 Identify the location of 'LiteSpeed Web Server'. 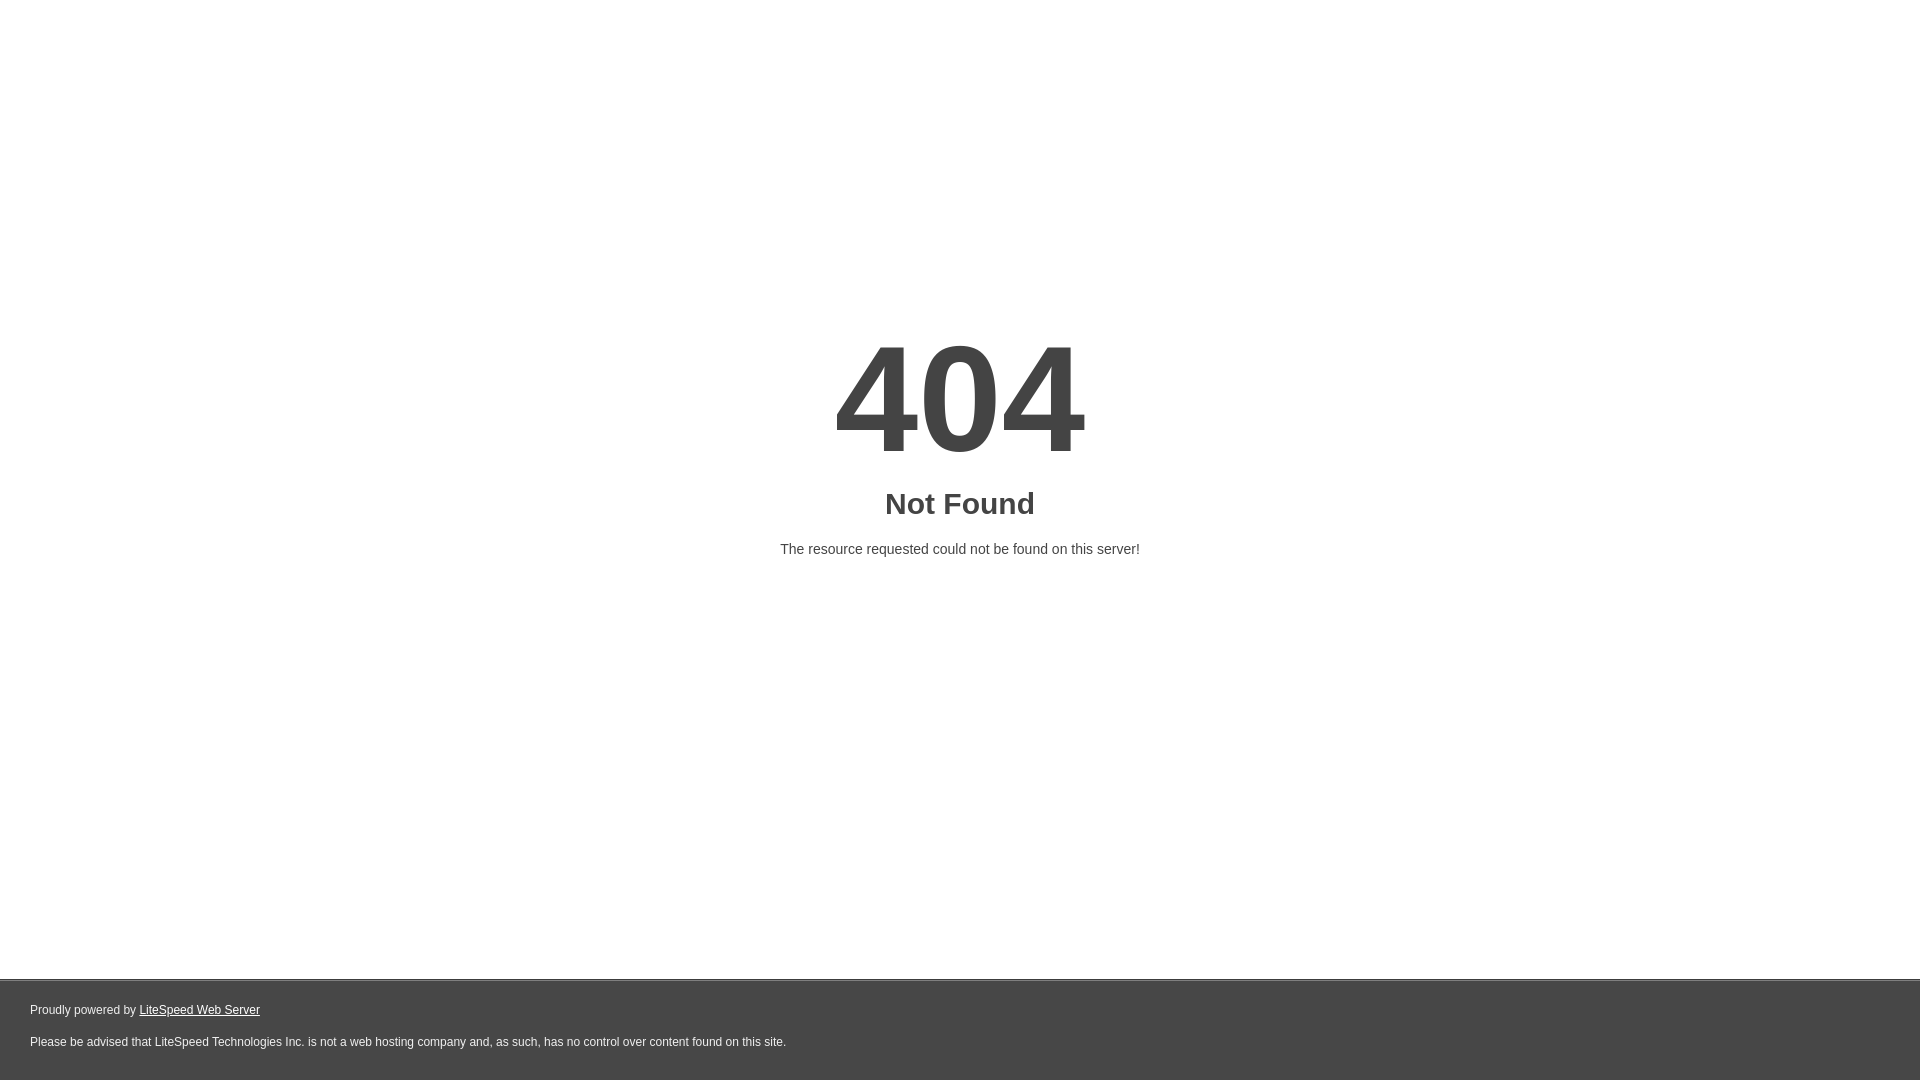
(199, 1010).